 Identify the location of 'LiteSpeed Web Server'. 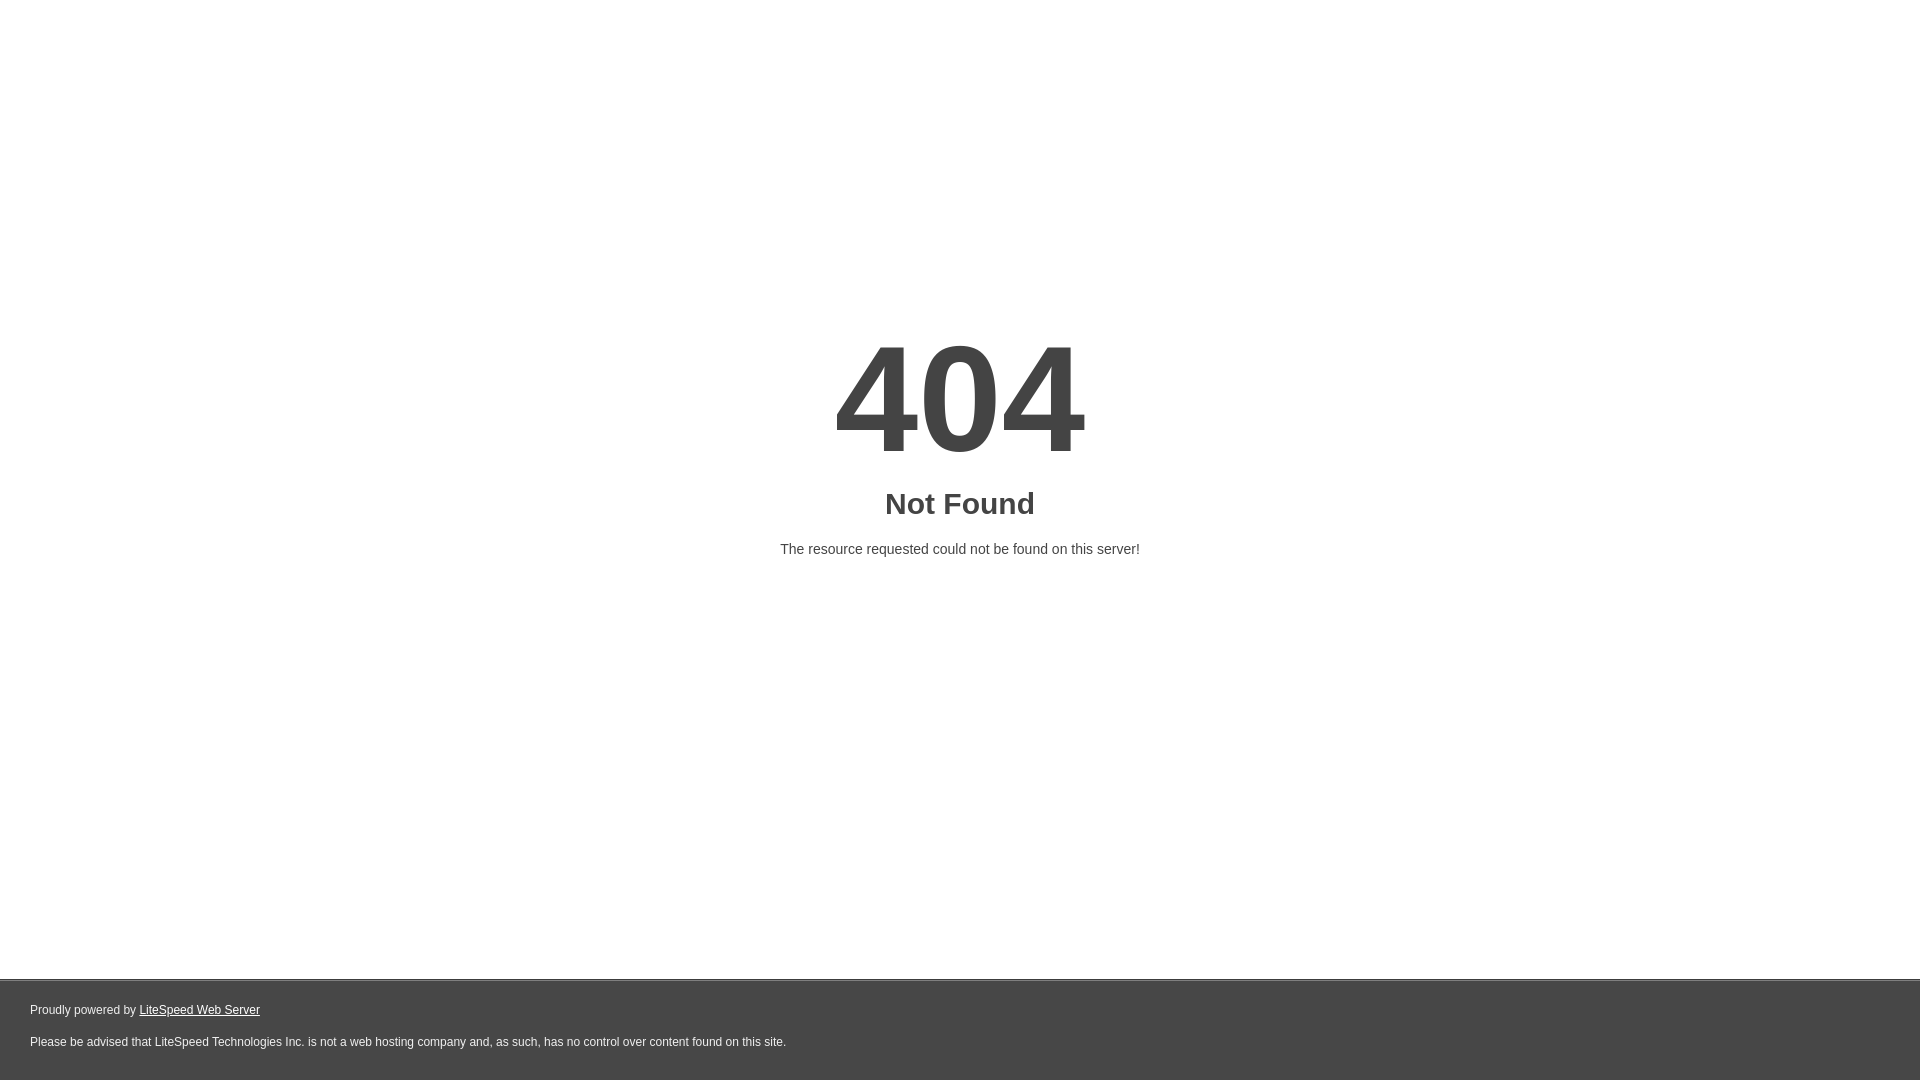
(199, 1010).